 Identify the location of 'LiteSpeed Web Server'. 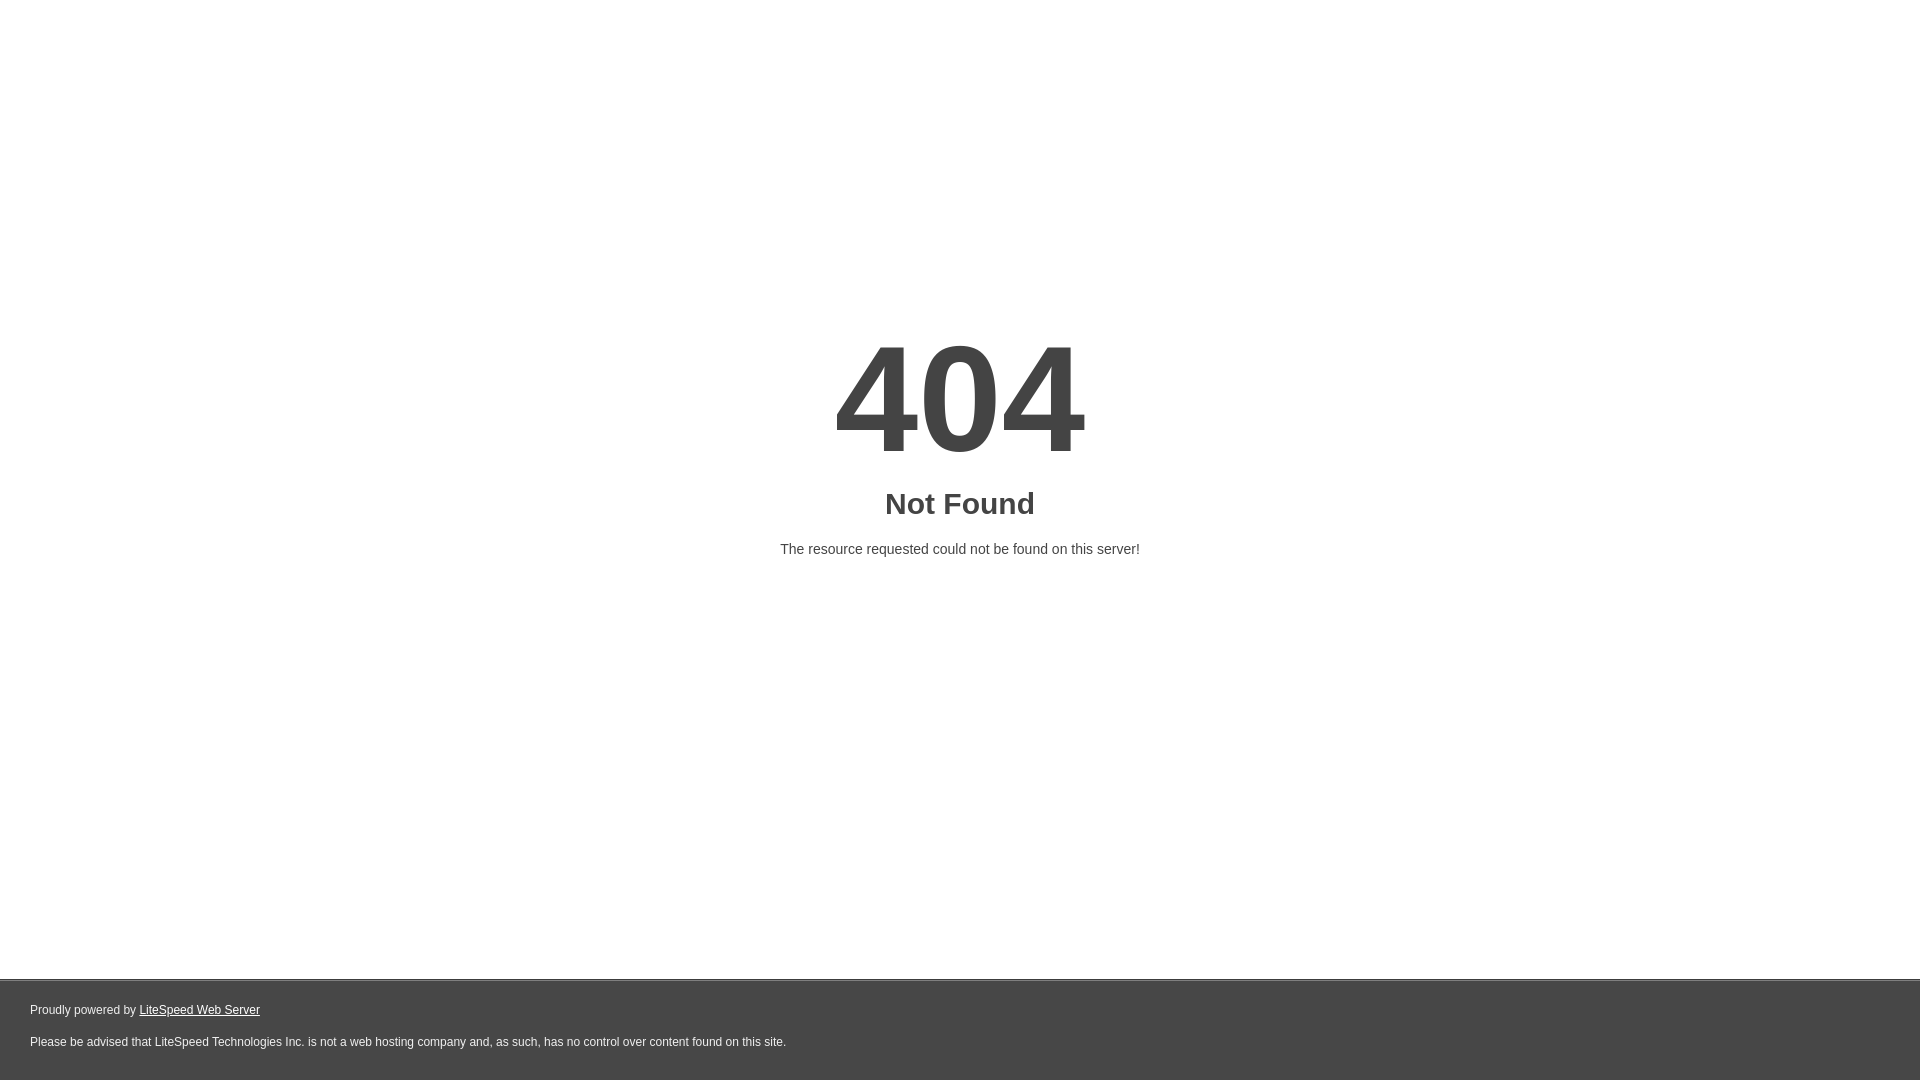
(199, 1010).